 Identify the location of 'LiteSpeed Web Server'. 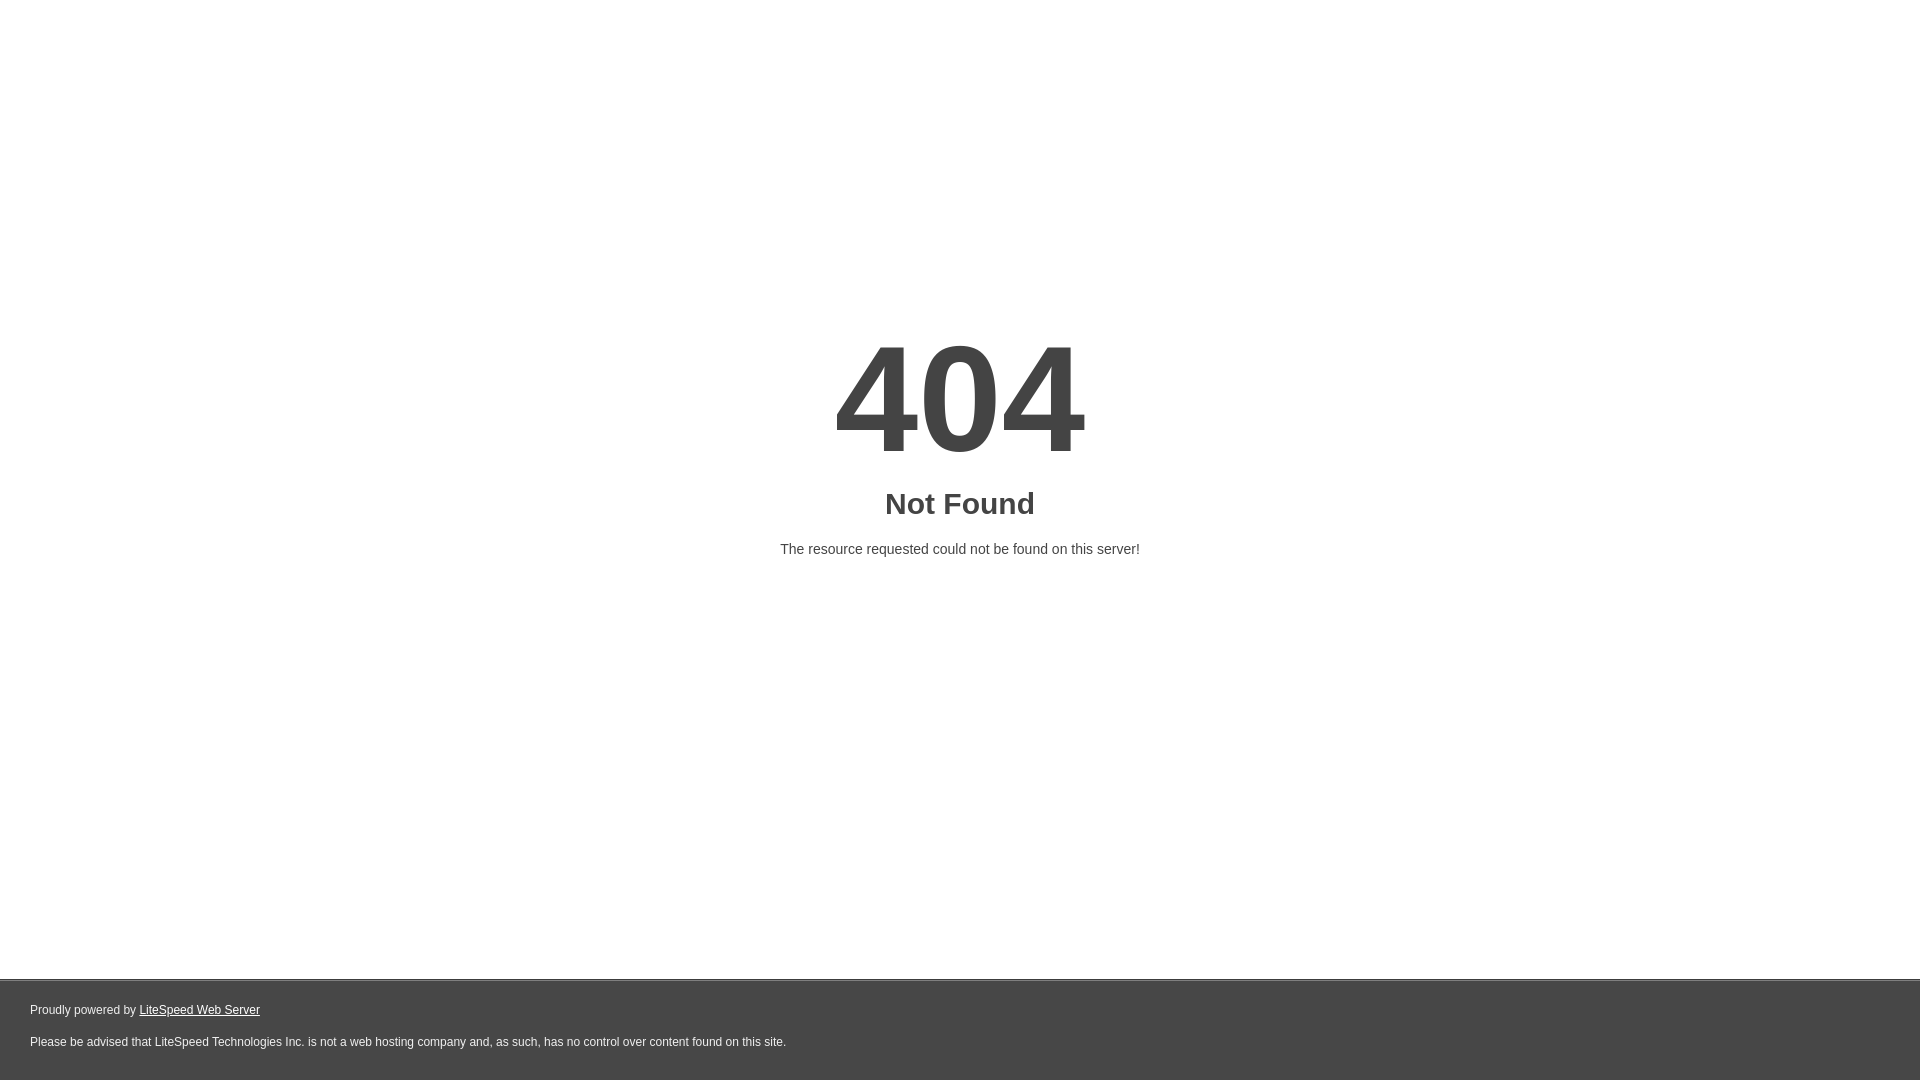
(199, 1010).